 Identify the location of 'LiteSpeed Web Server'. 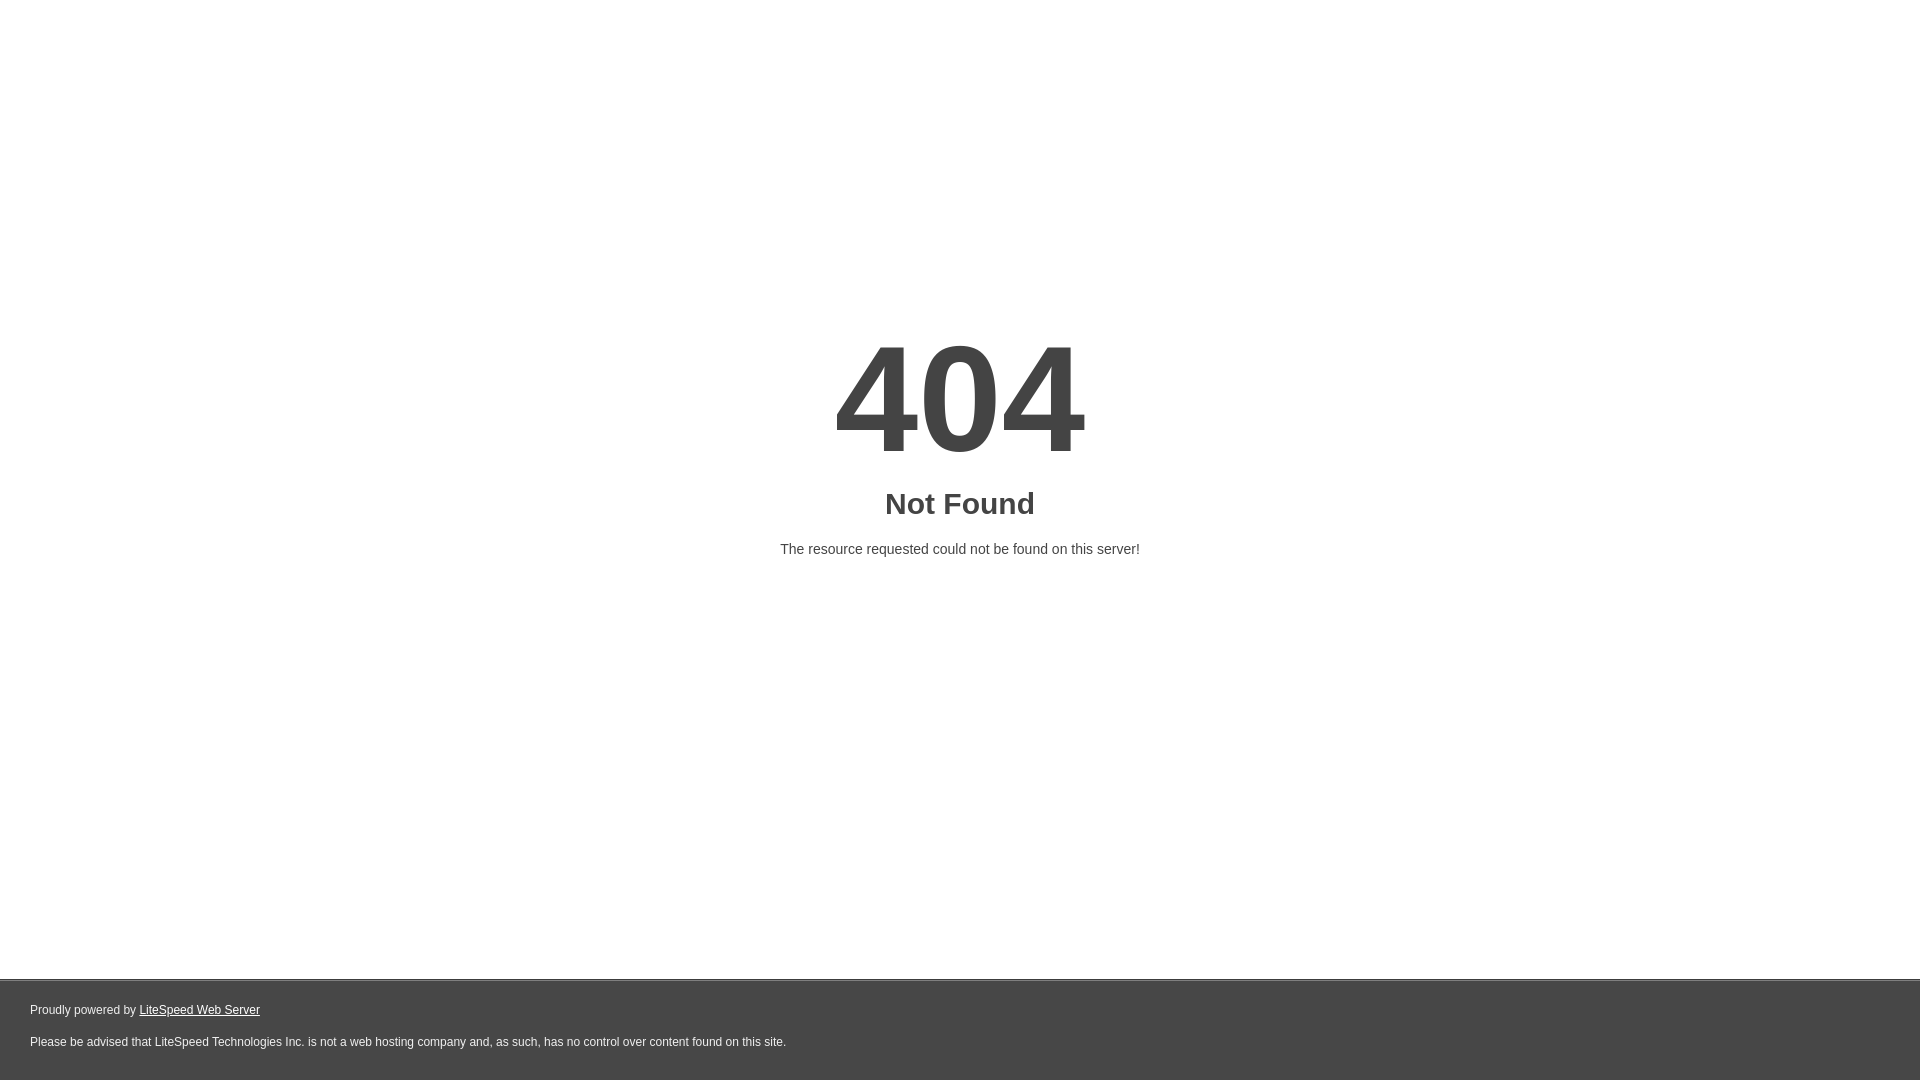
(199, 1010).